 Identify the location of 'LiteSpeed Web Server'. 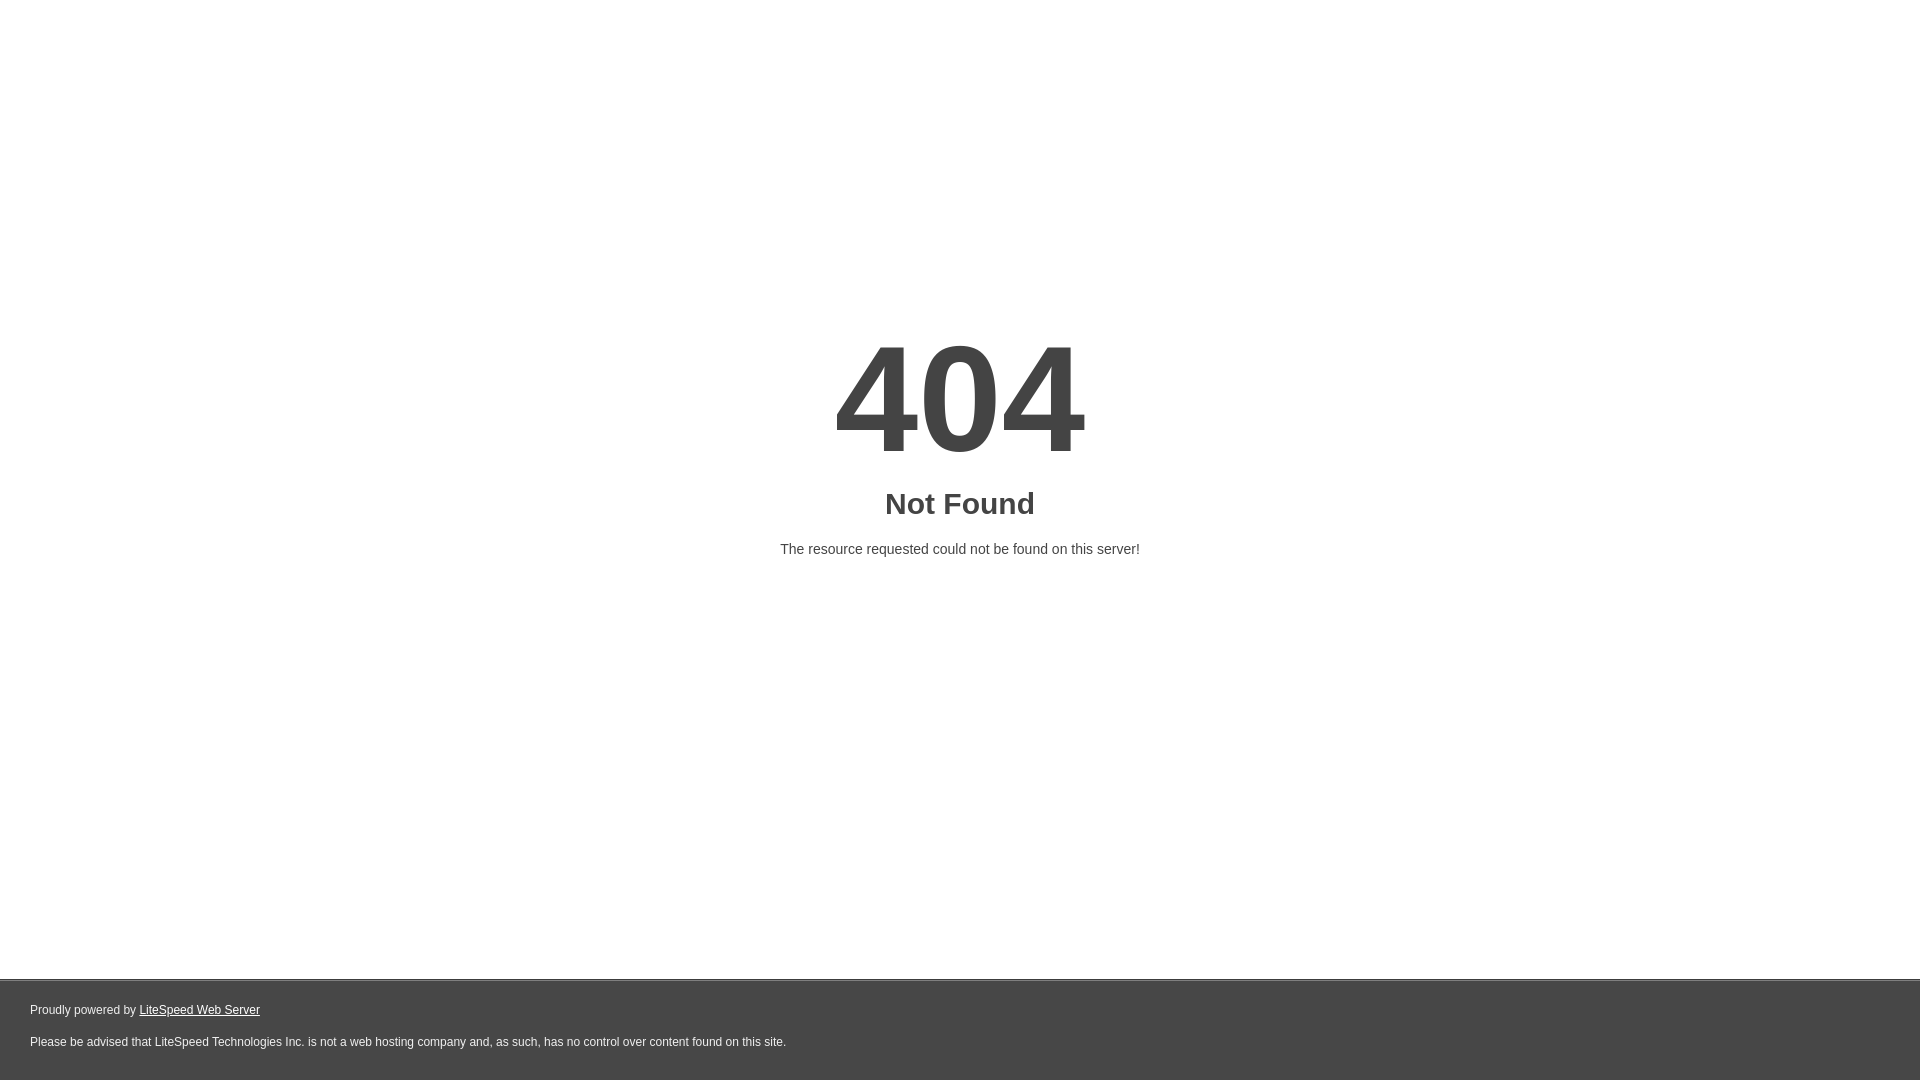
(199, 1010).